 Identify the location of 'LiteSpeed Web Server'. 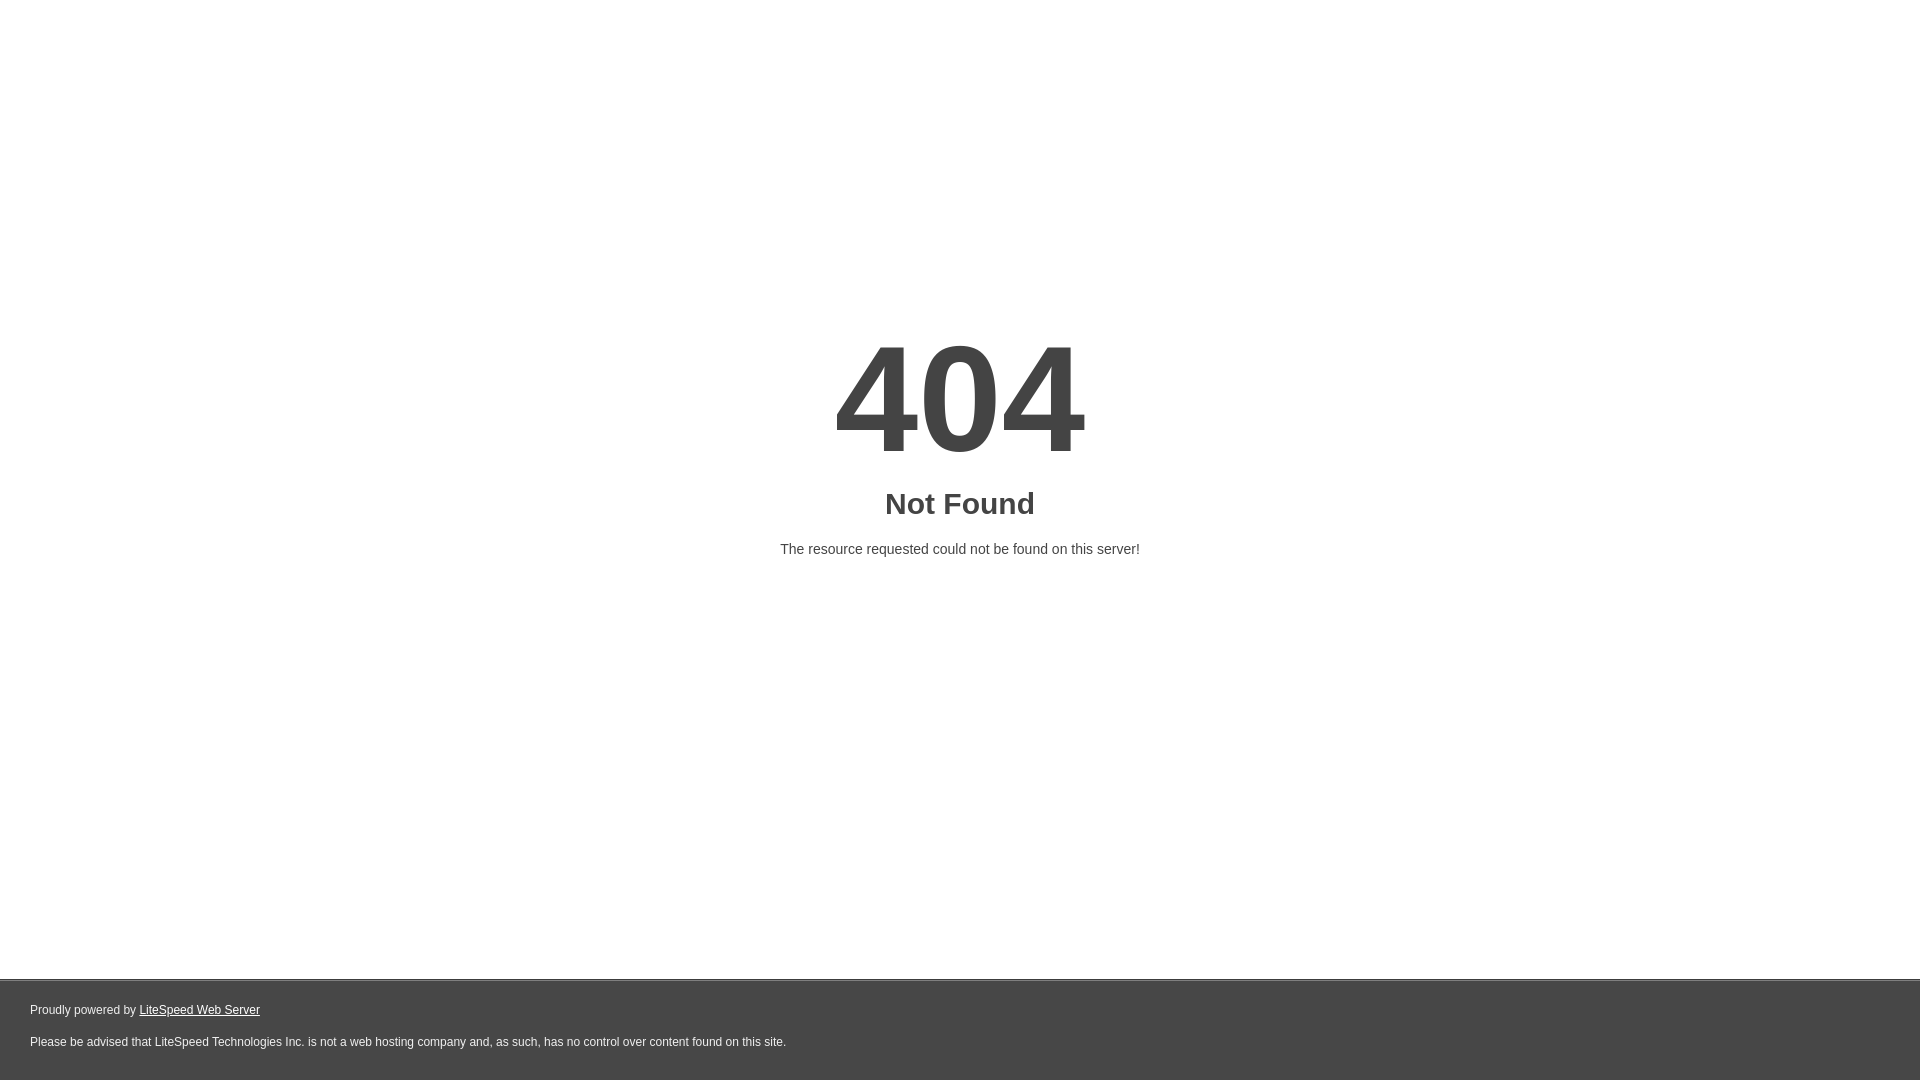
(199, 1010).